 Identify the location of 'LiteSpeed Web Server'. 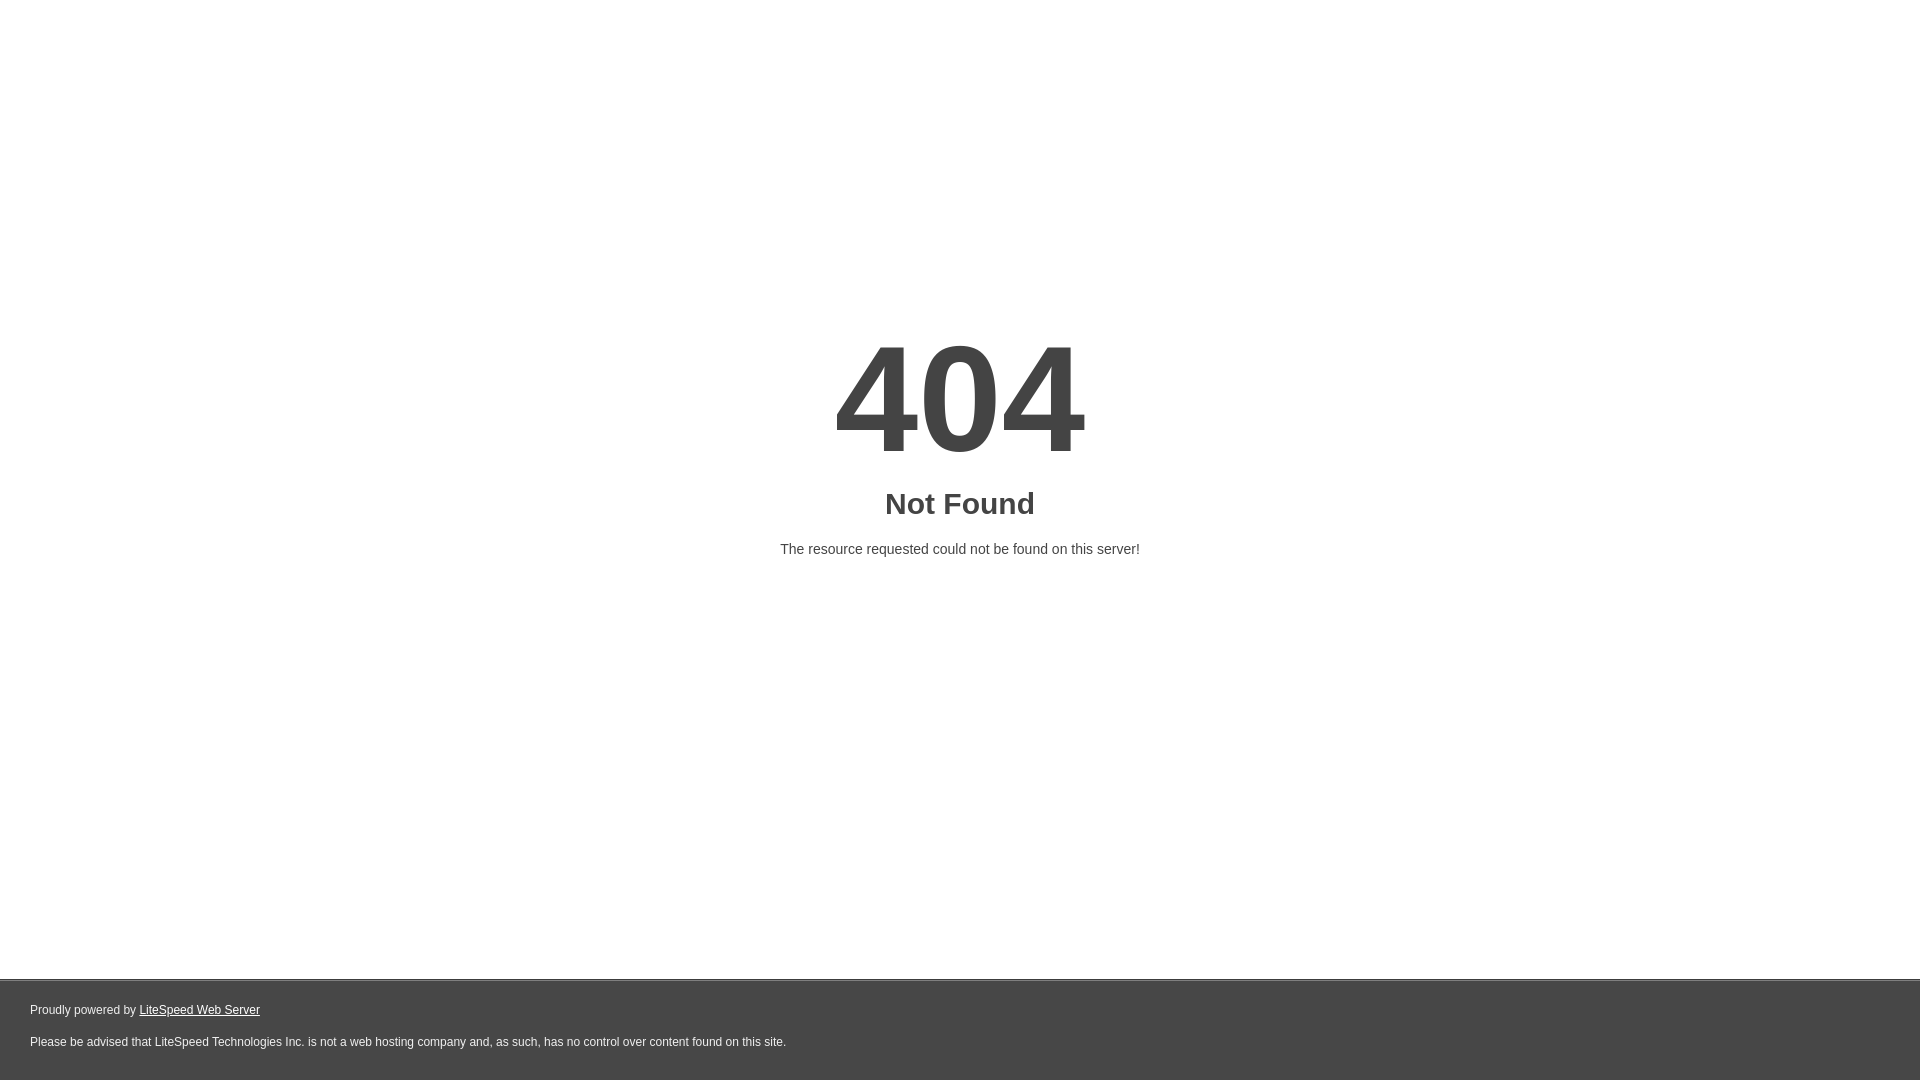
(199, 1010).